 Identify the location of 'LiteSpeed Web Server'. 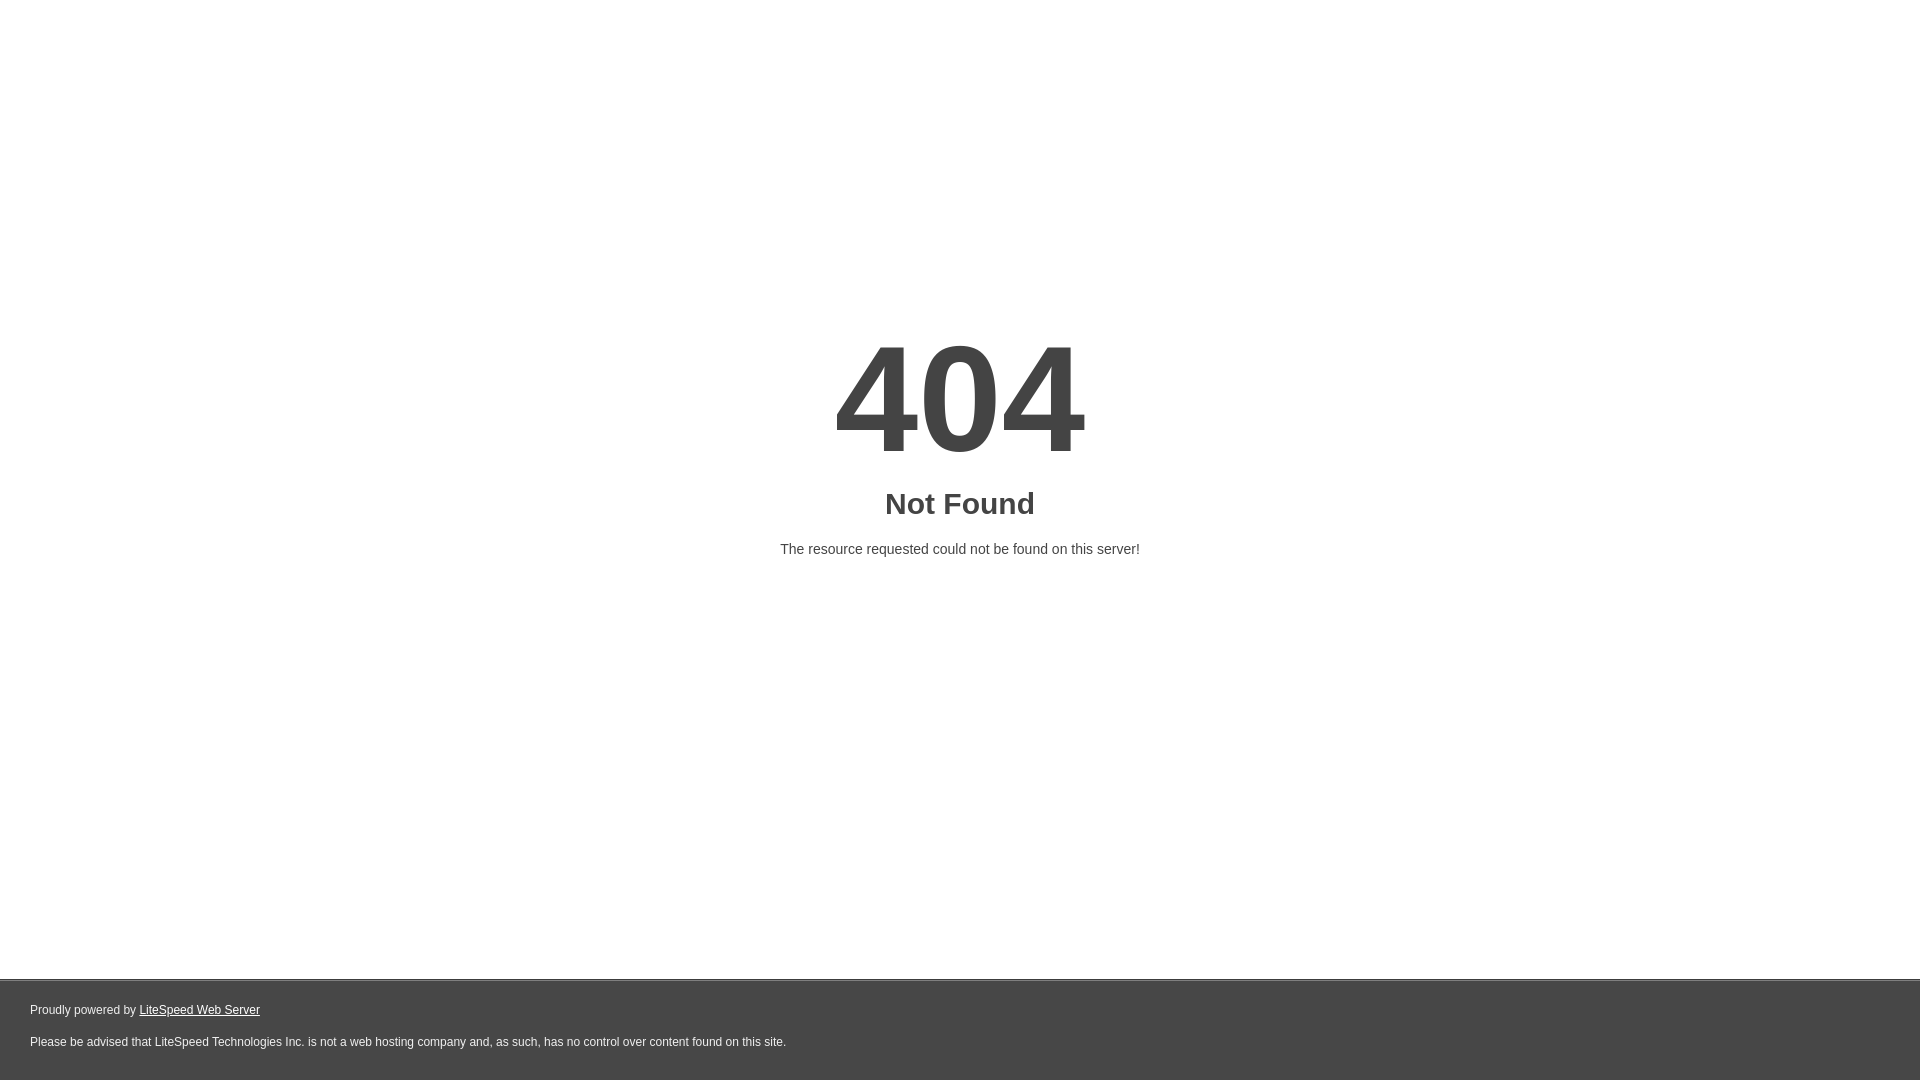
(199, 1010).